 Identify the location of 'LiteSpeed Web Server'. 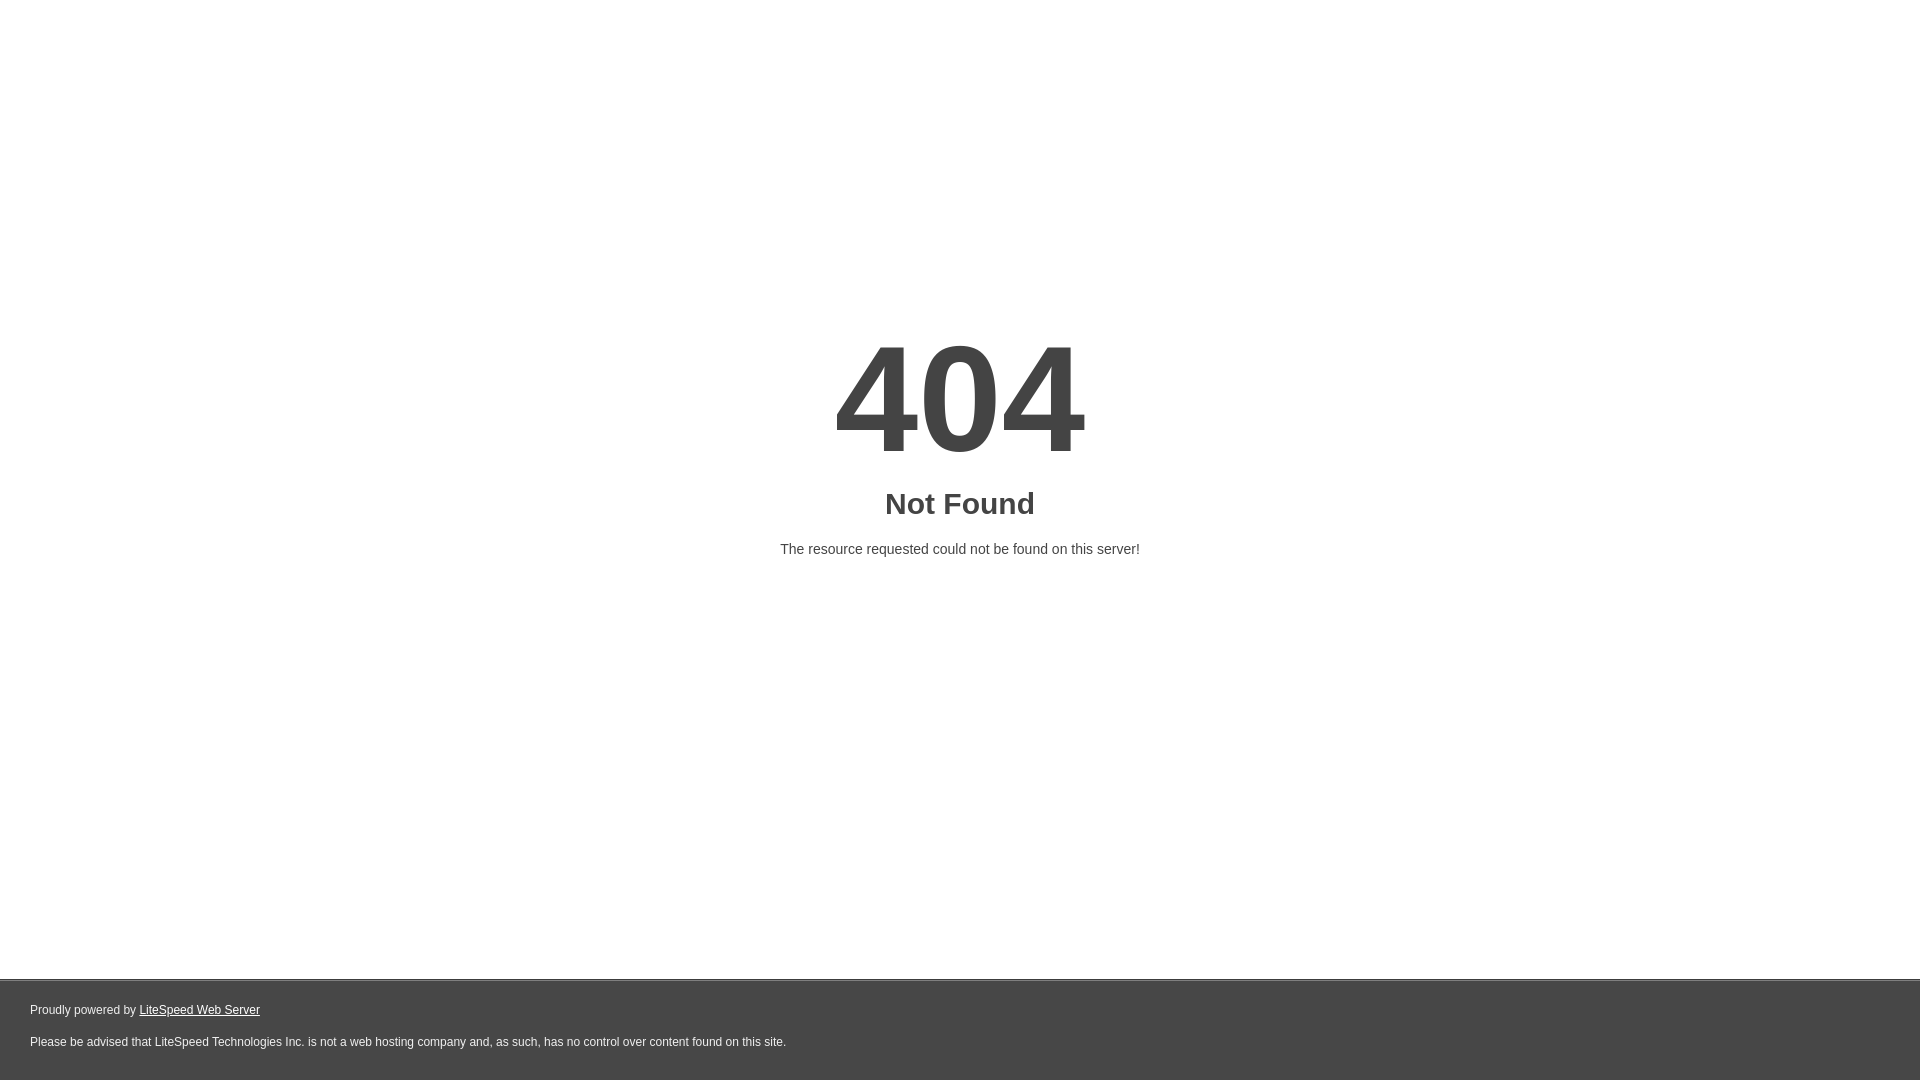
(199, 1010).